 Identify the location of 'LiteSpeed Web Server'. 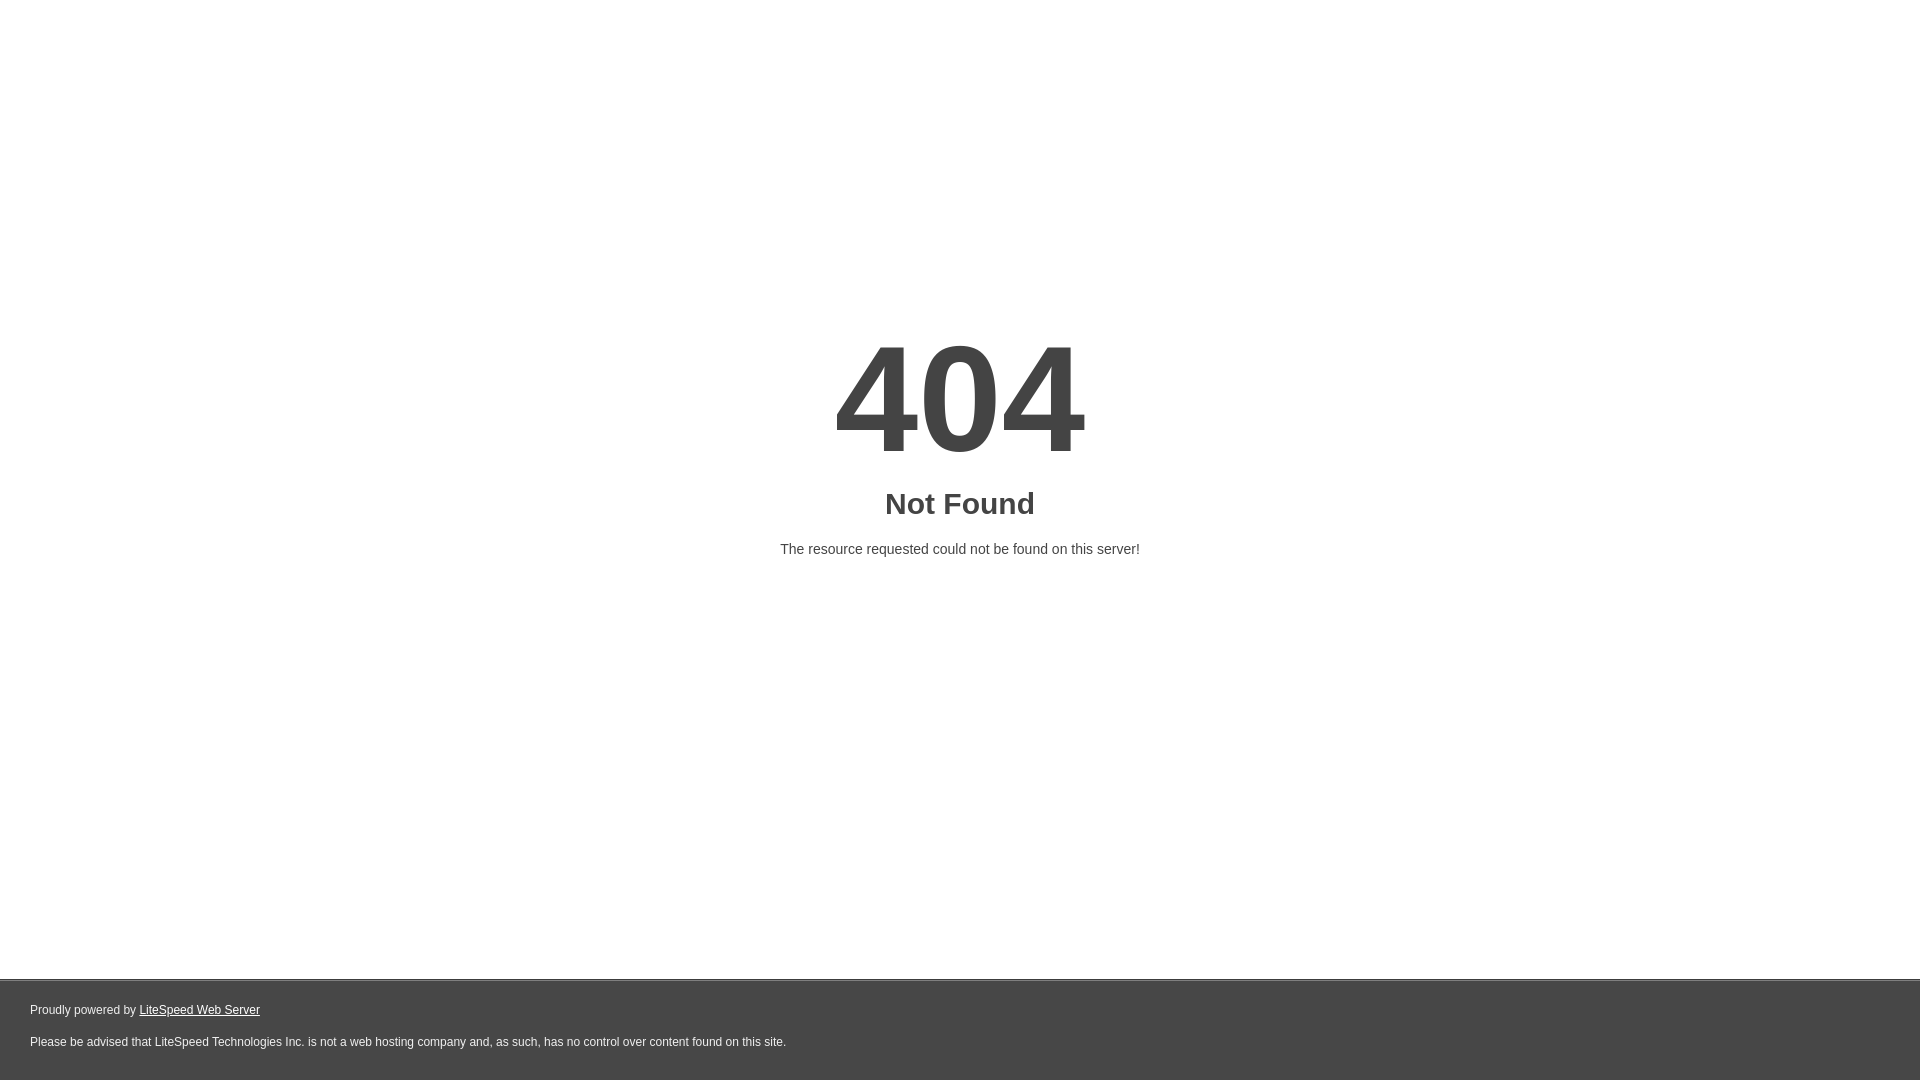
(199, 1010).